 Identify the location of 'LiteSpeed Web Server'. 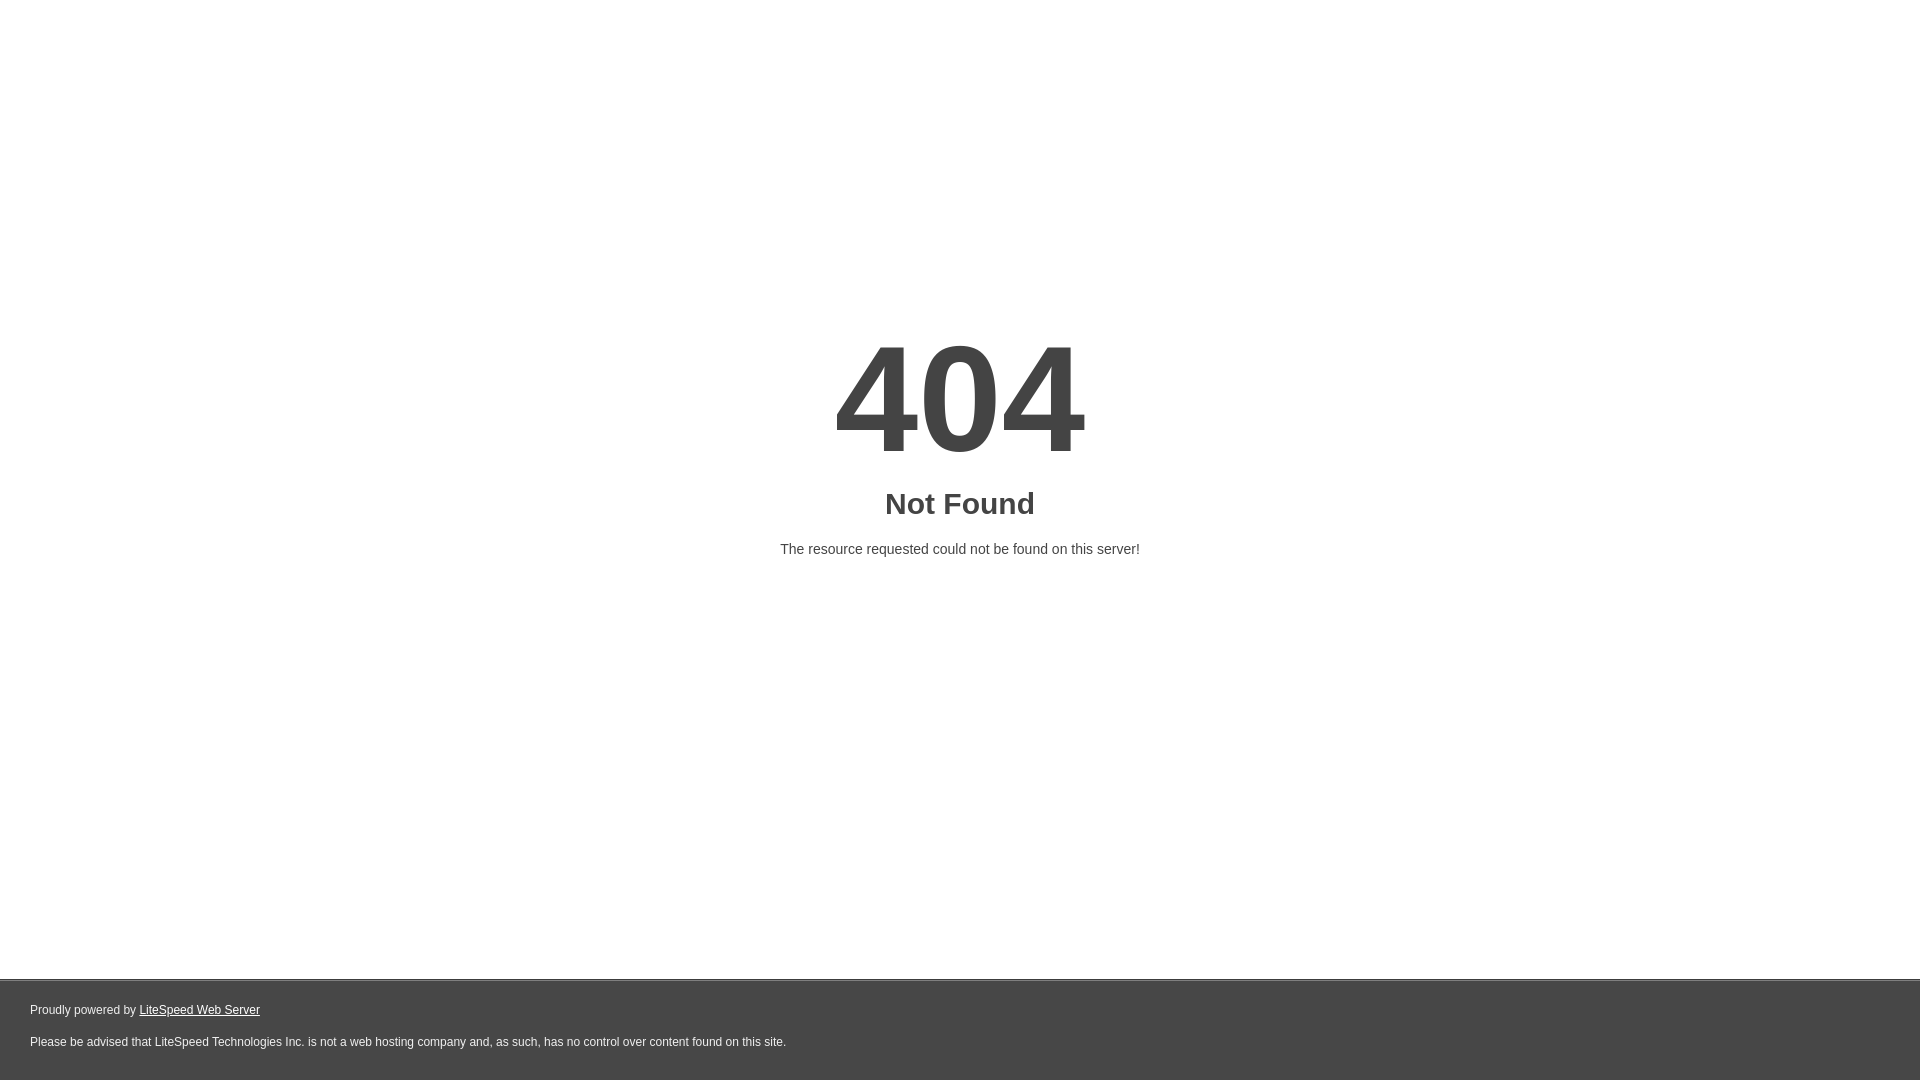
(199, 1010).